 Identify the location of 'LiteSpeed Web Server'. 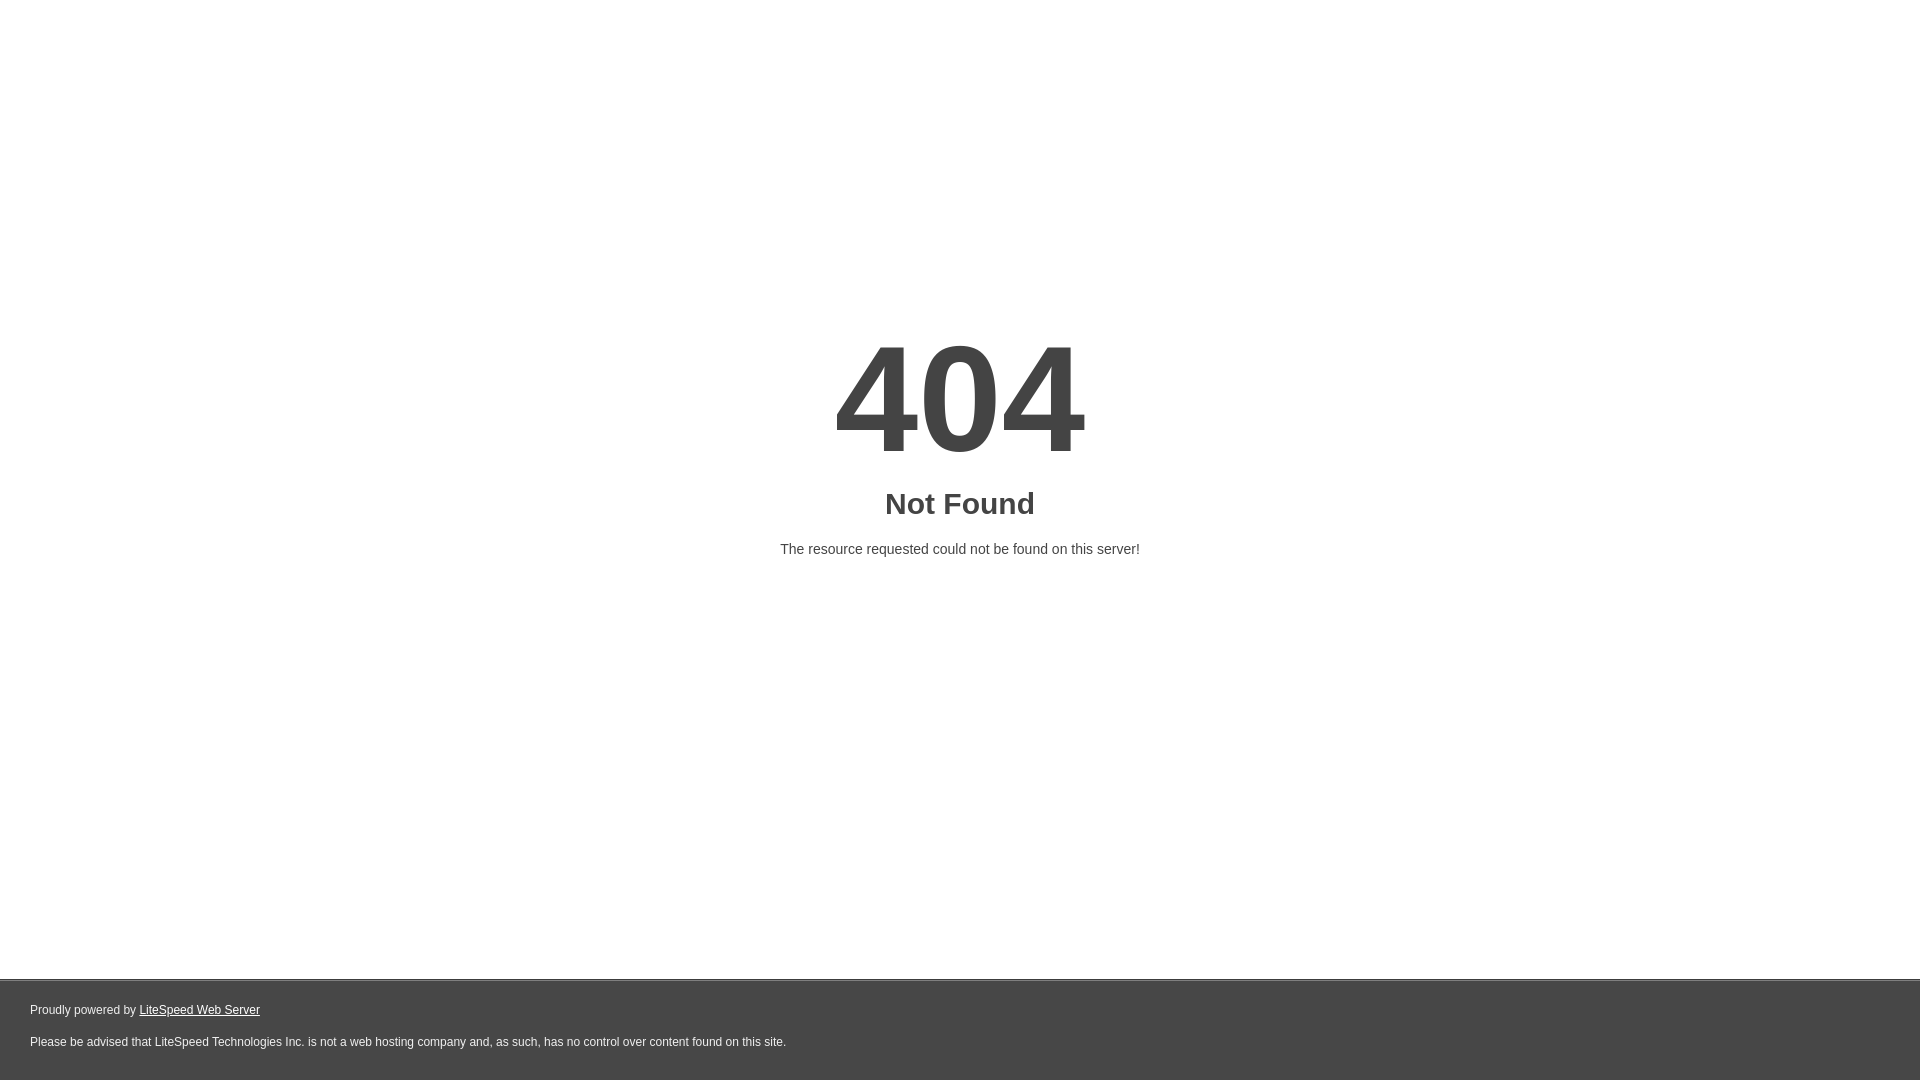
(199, 1010).